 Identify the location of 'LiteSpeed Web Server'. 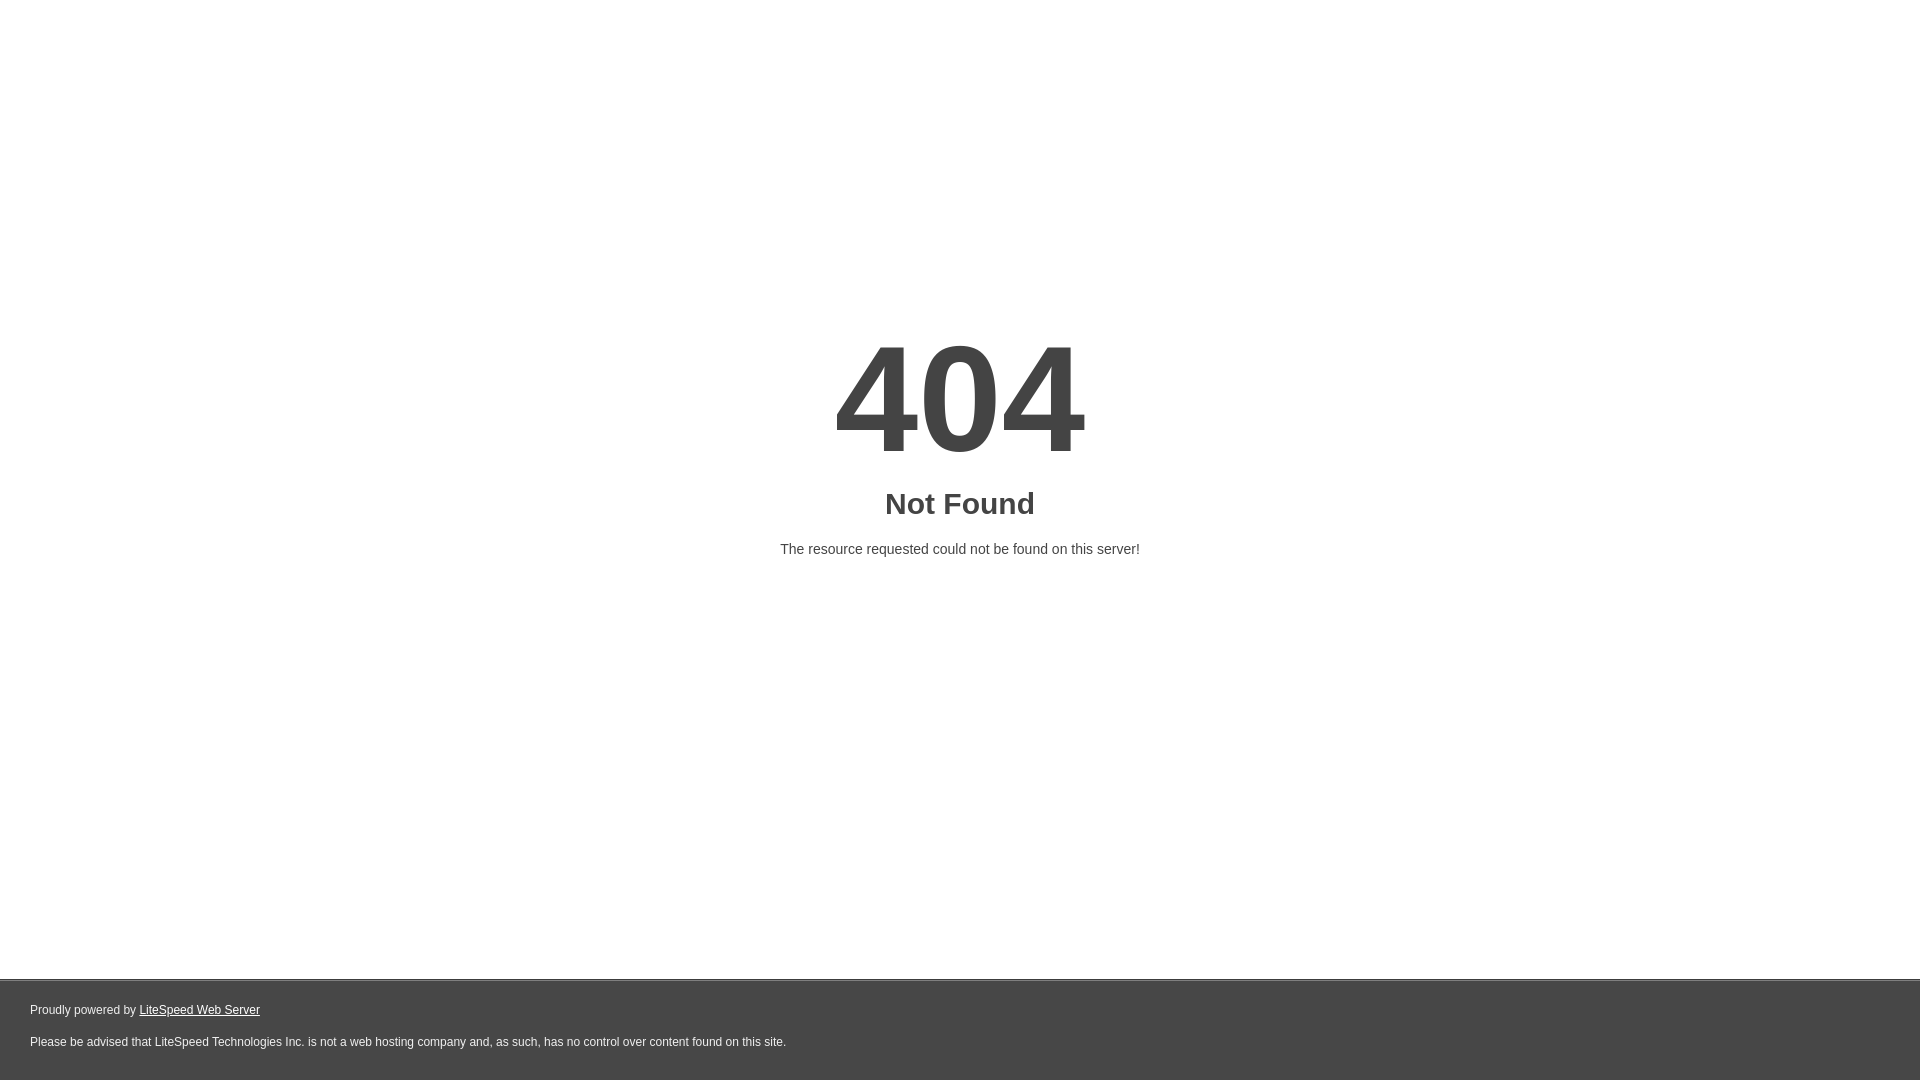
(199, 1010).